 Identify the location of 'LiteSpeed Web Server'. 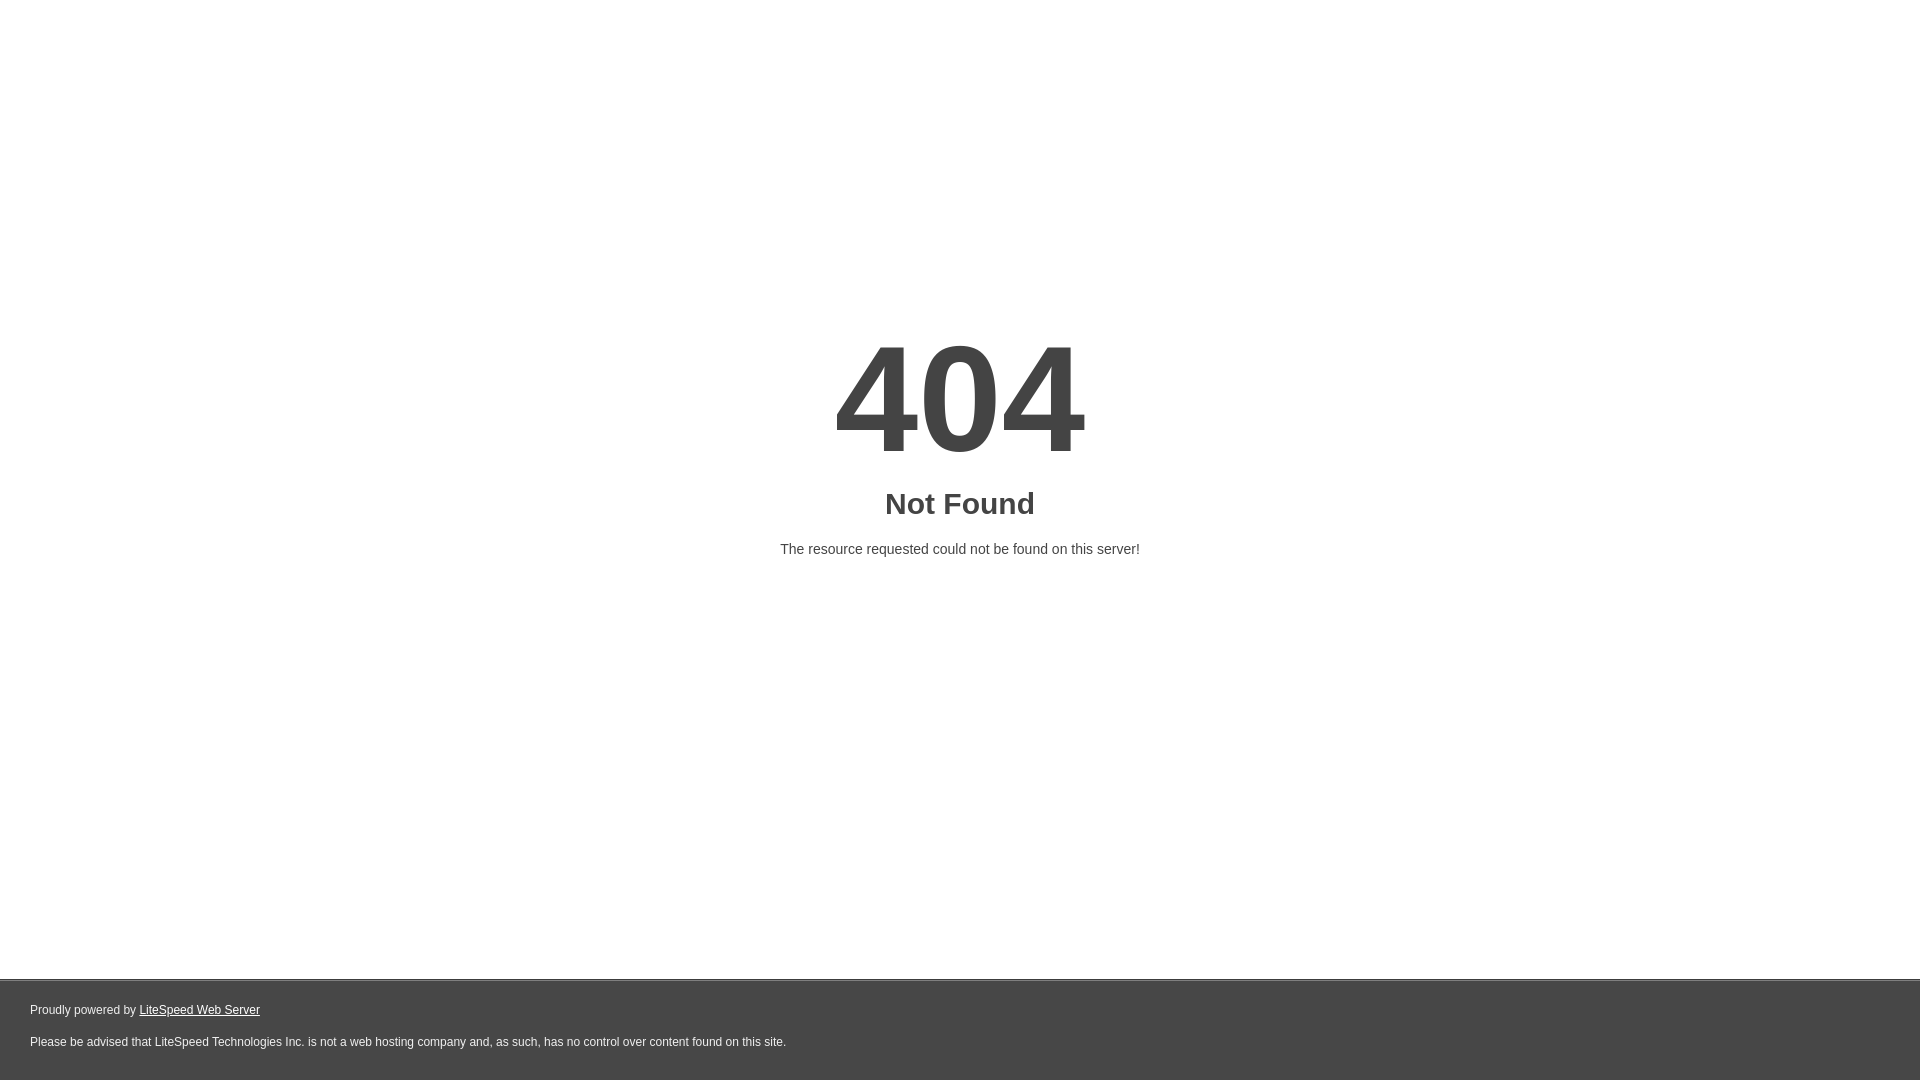
(199, 1010).